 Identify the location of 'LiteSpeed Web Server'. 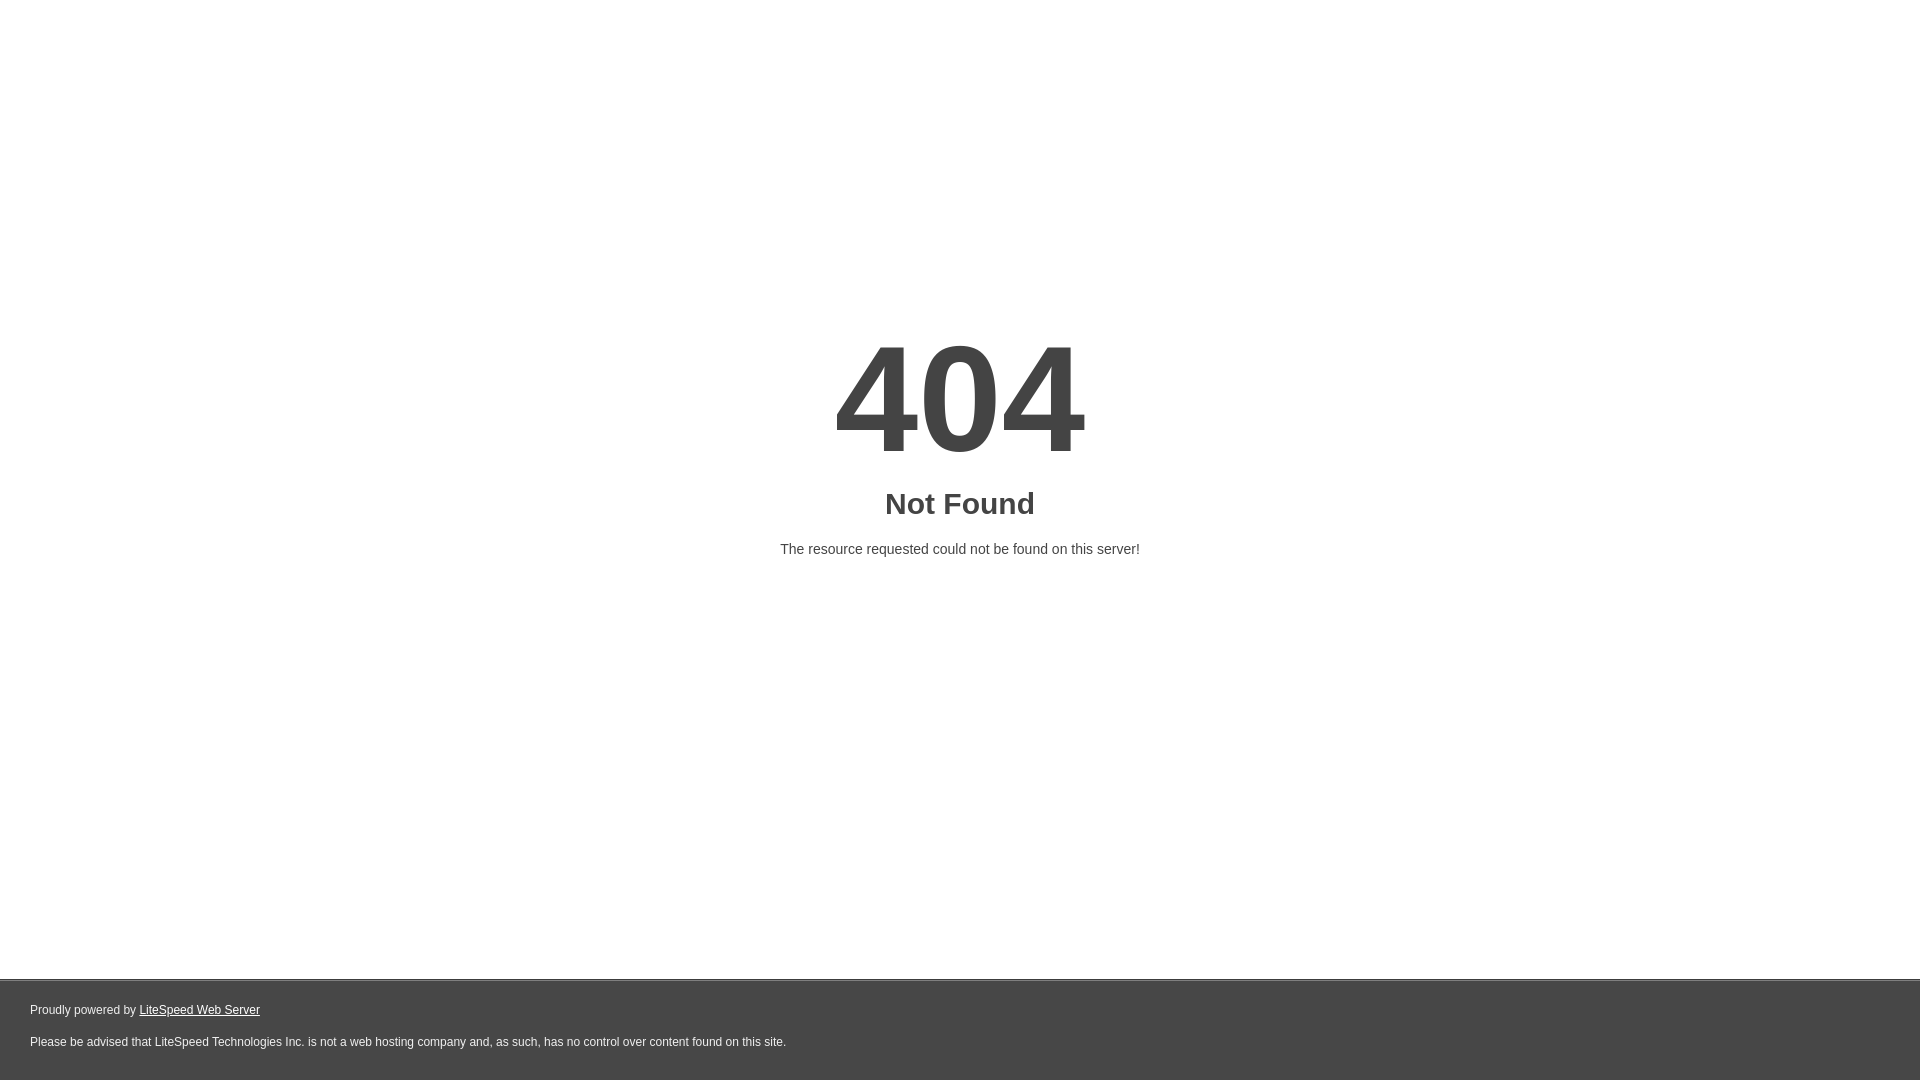
(199, 1010).